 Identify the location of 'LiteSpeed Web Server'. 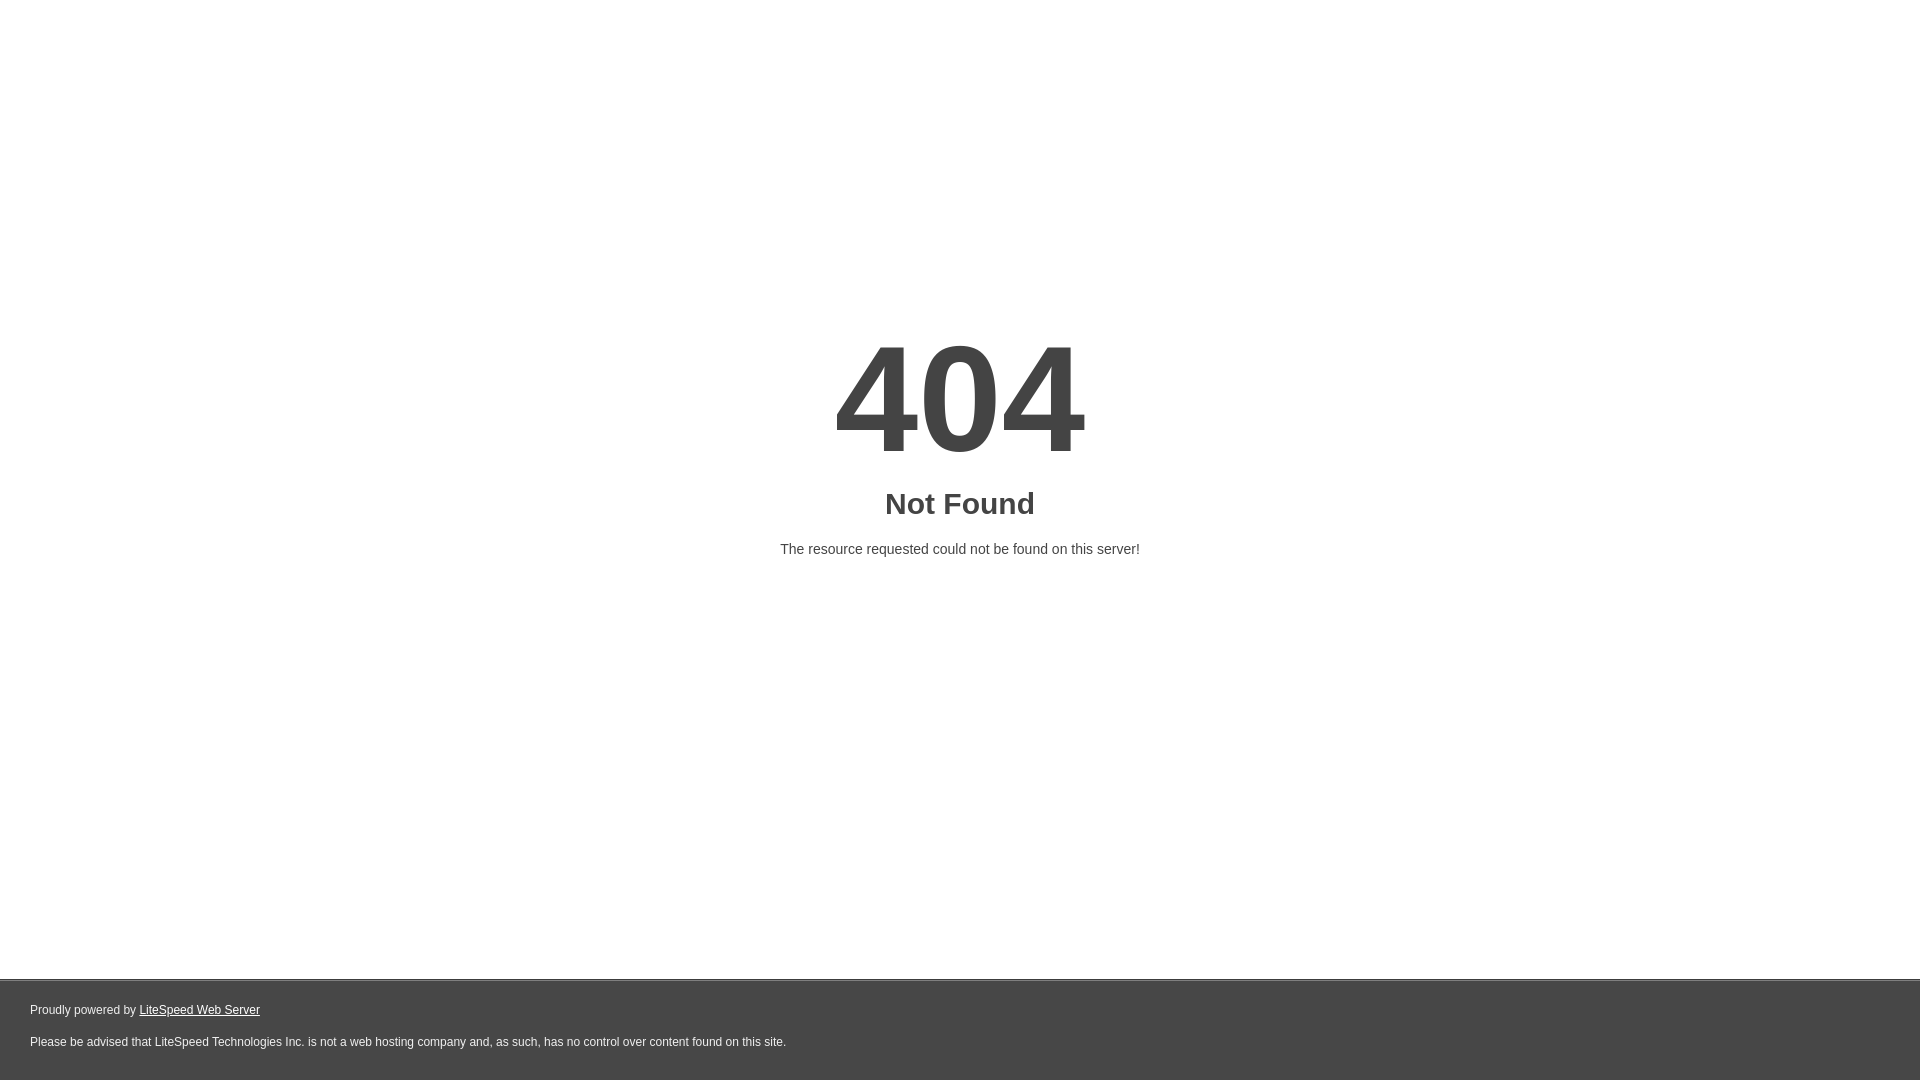
(199, 1010).